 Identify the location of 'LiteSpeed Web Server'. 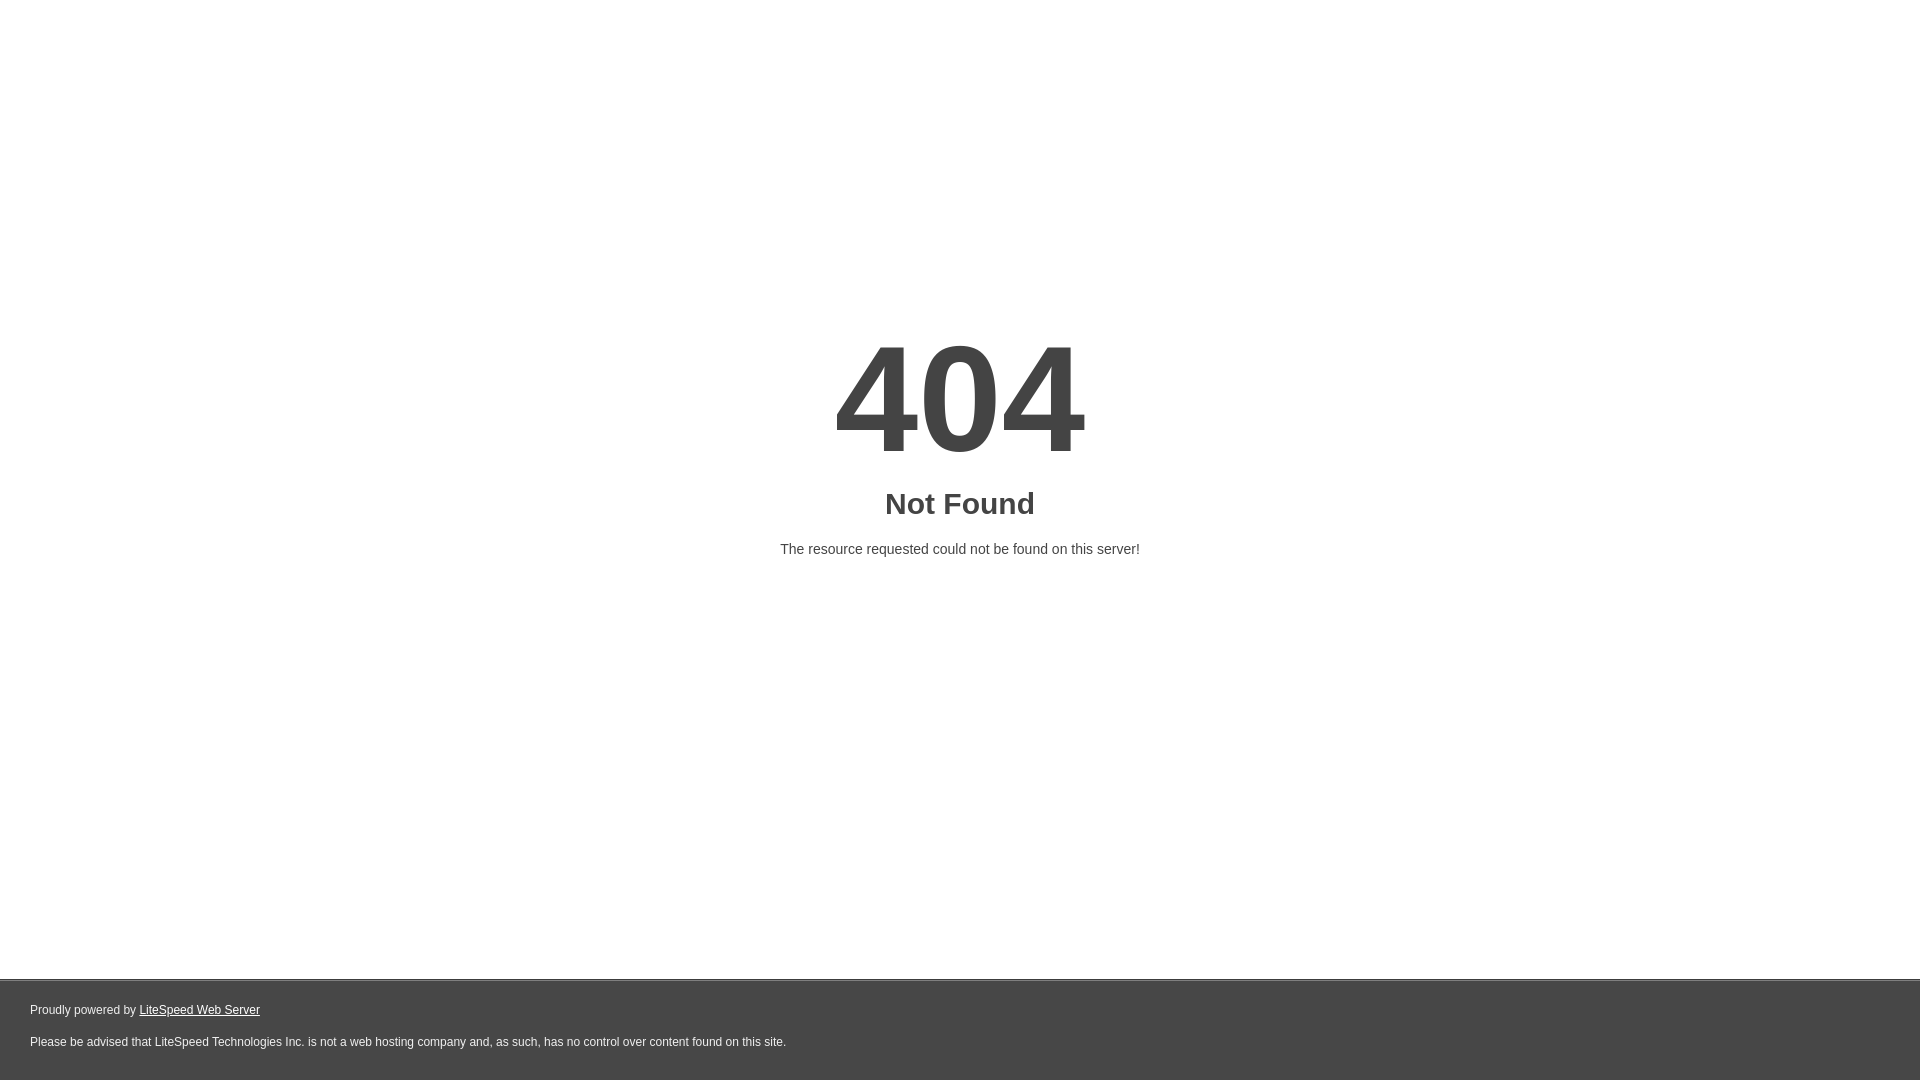
(199, 1010).